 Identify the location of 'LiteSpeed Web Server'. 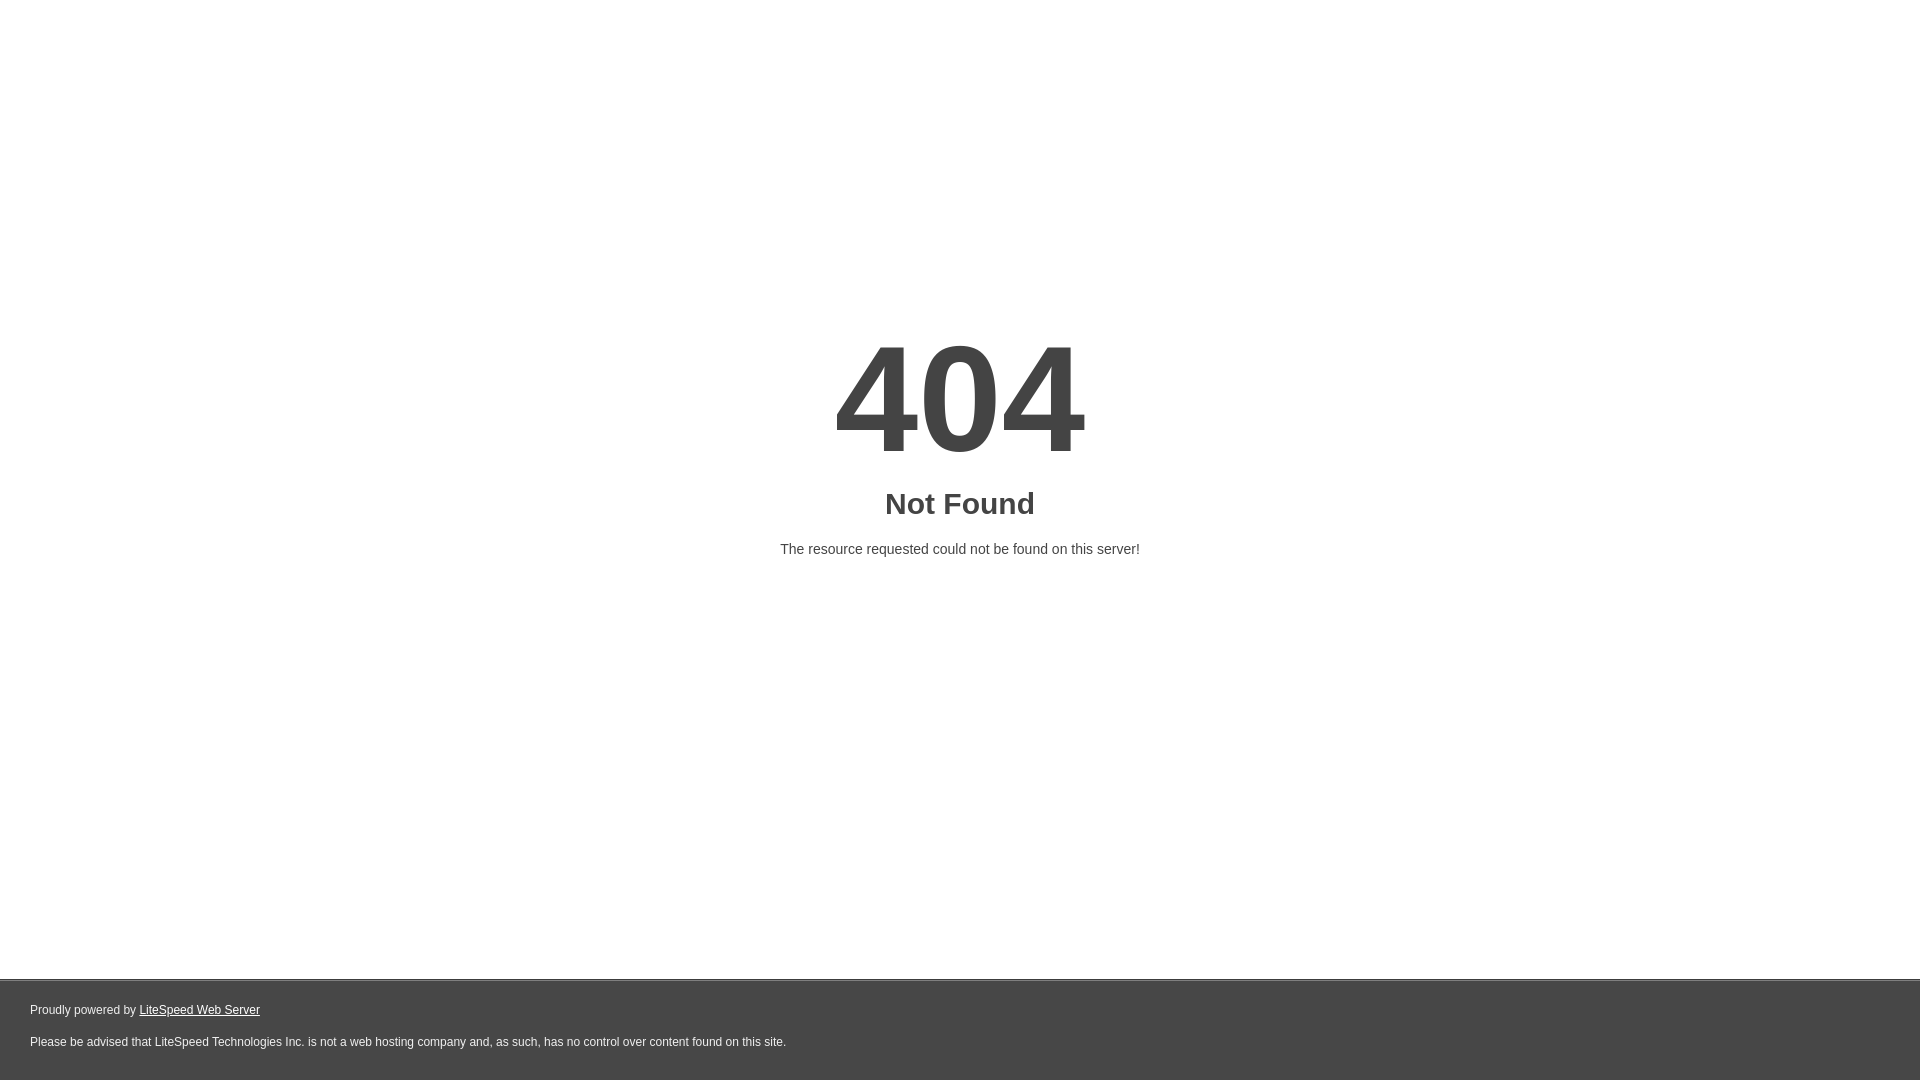
(199, 1010).